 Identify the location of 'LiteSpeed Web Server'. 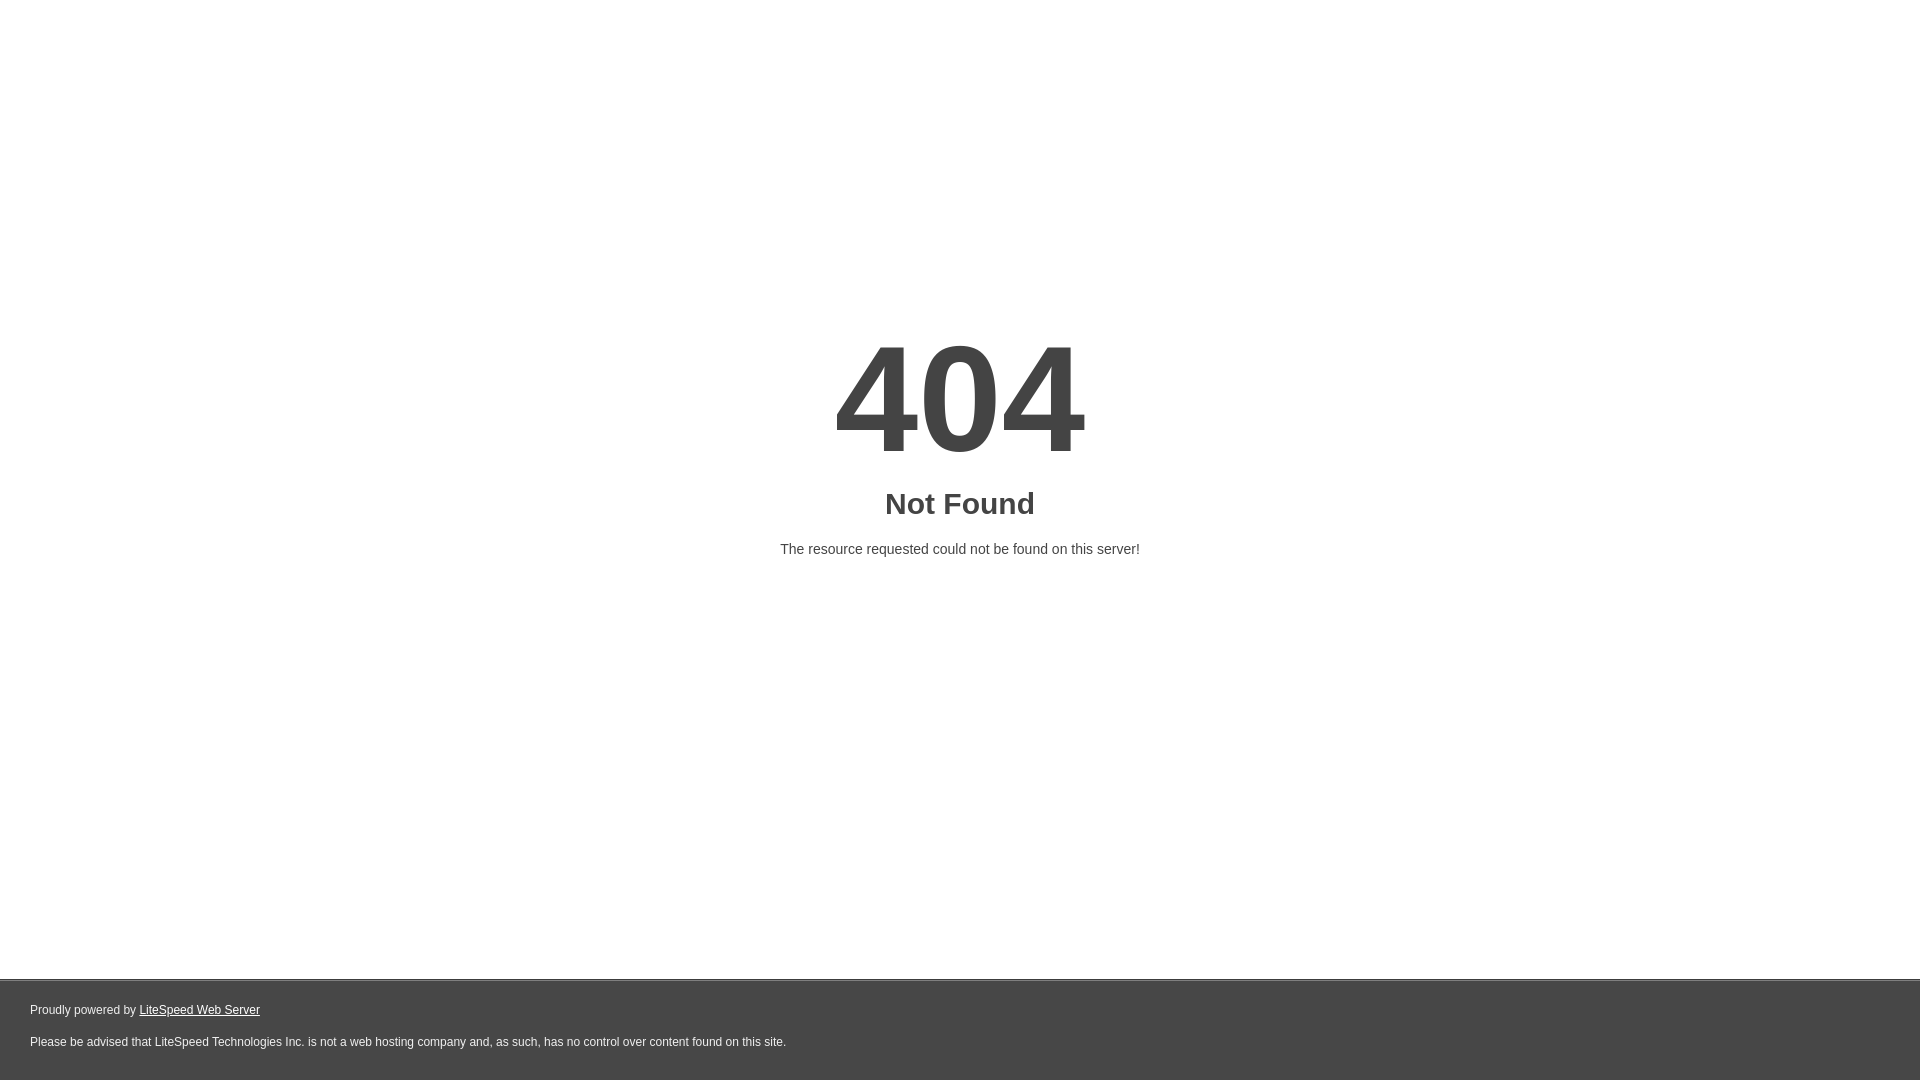
(199, 1010).